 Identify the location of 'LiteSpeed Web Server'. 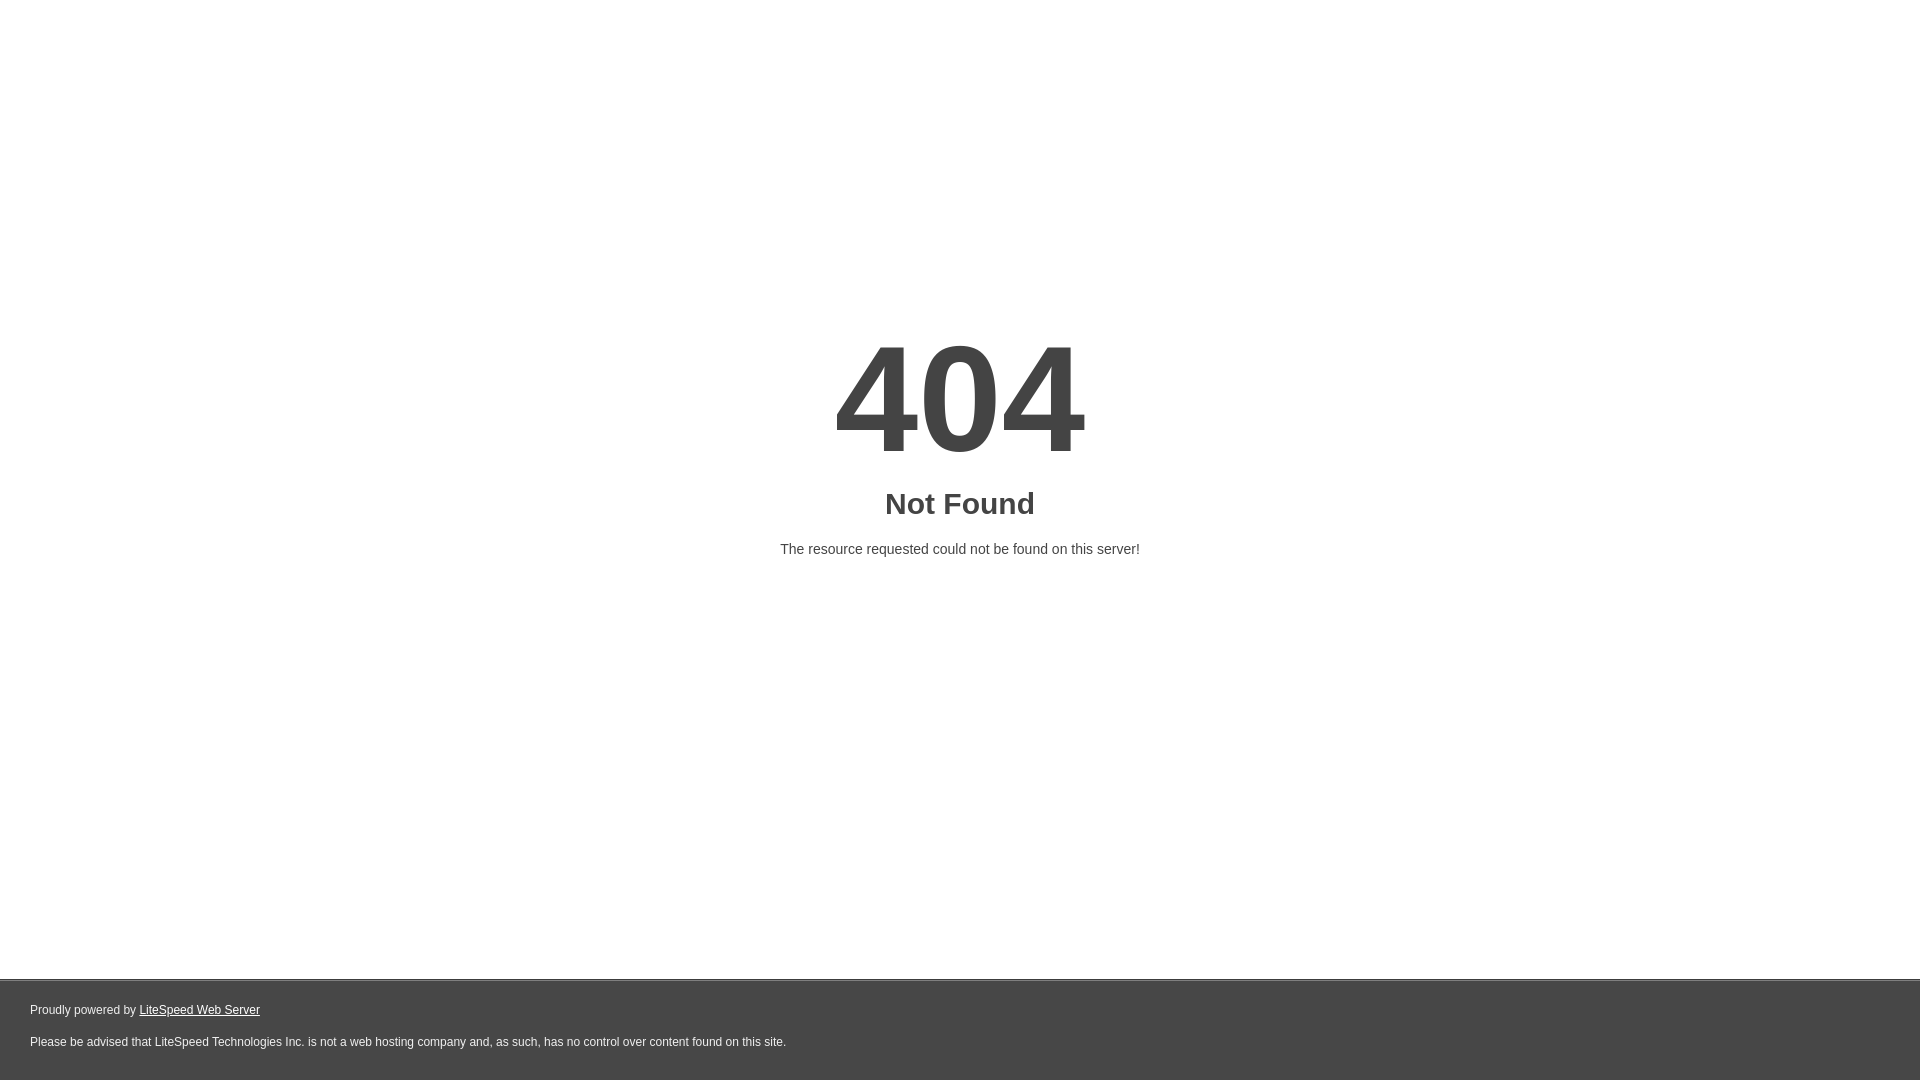
(199, 1010).